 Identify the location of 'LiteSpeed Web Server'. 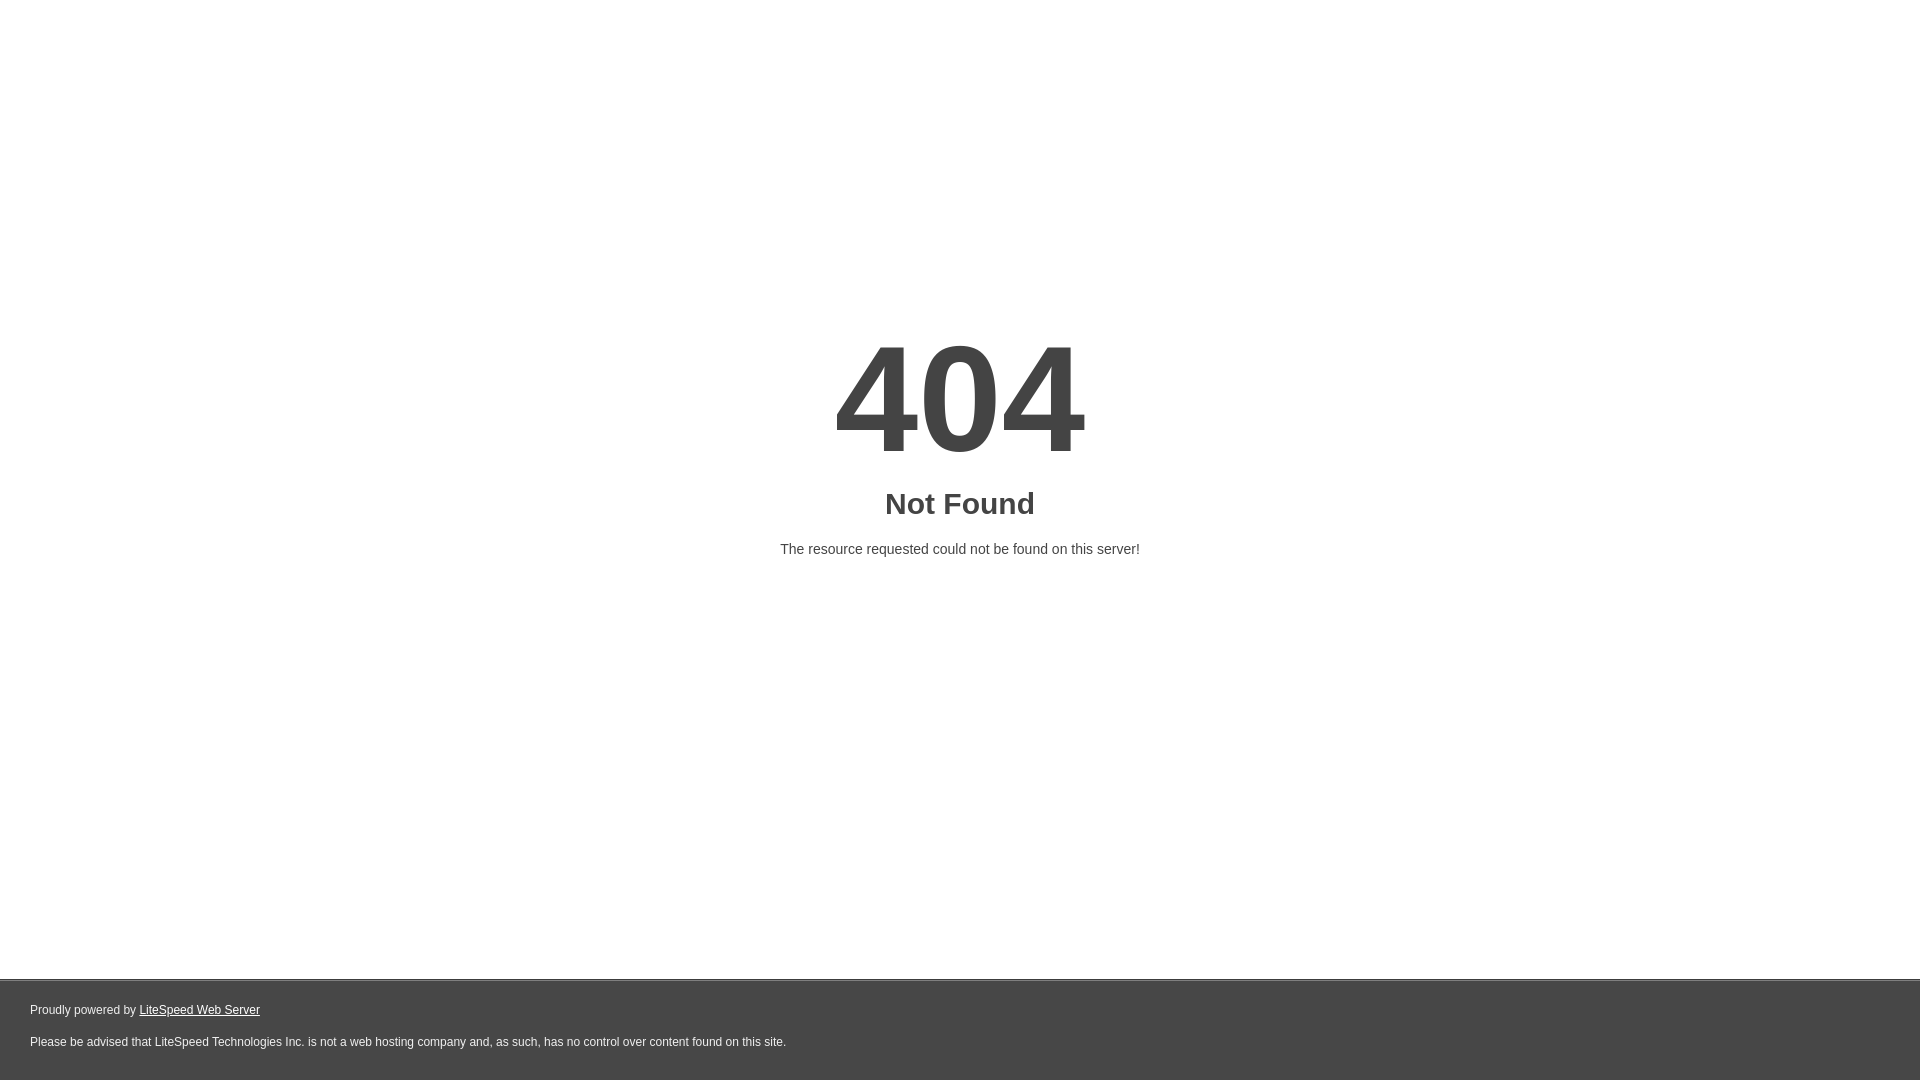
(199, 1010).